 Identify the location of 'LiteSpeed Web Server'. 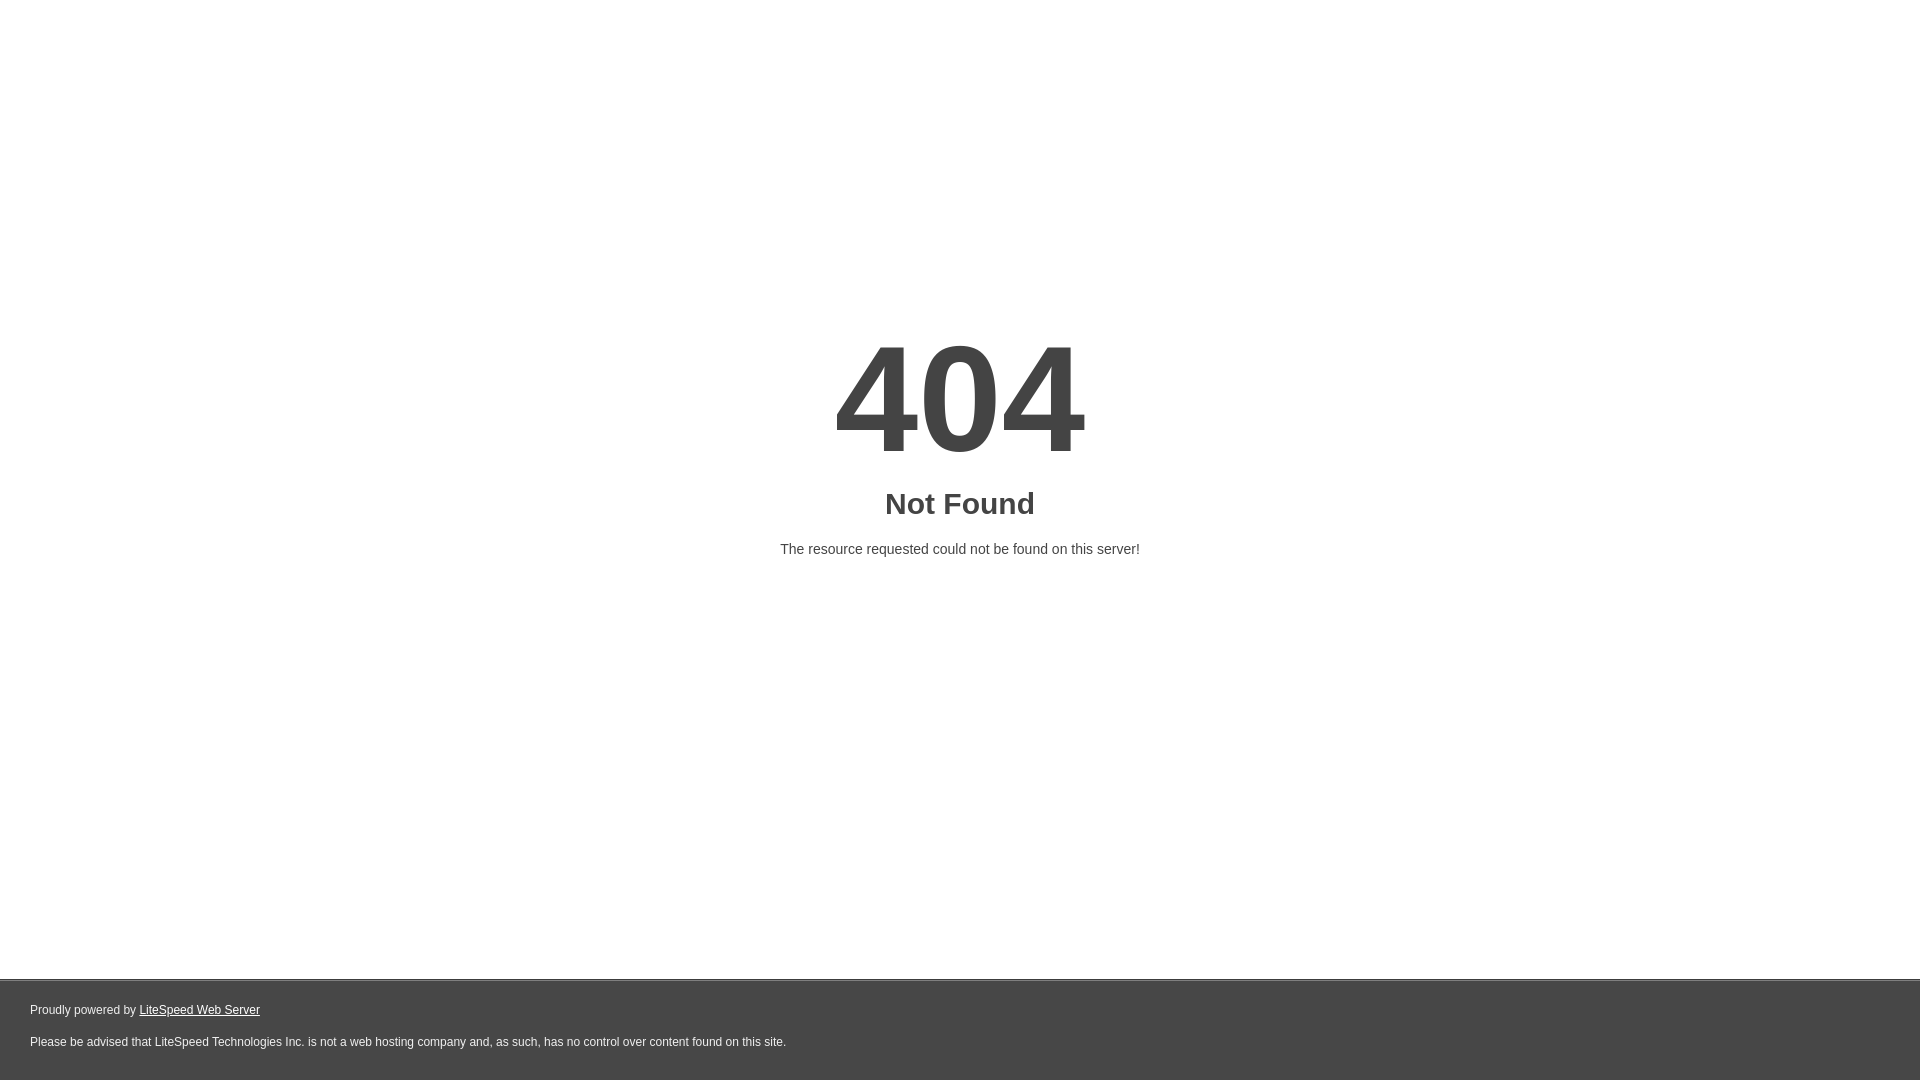
(199, 1010).